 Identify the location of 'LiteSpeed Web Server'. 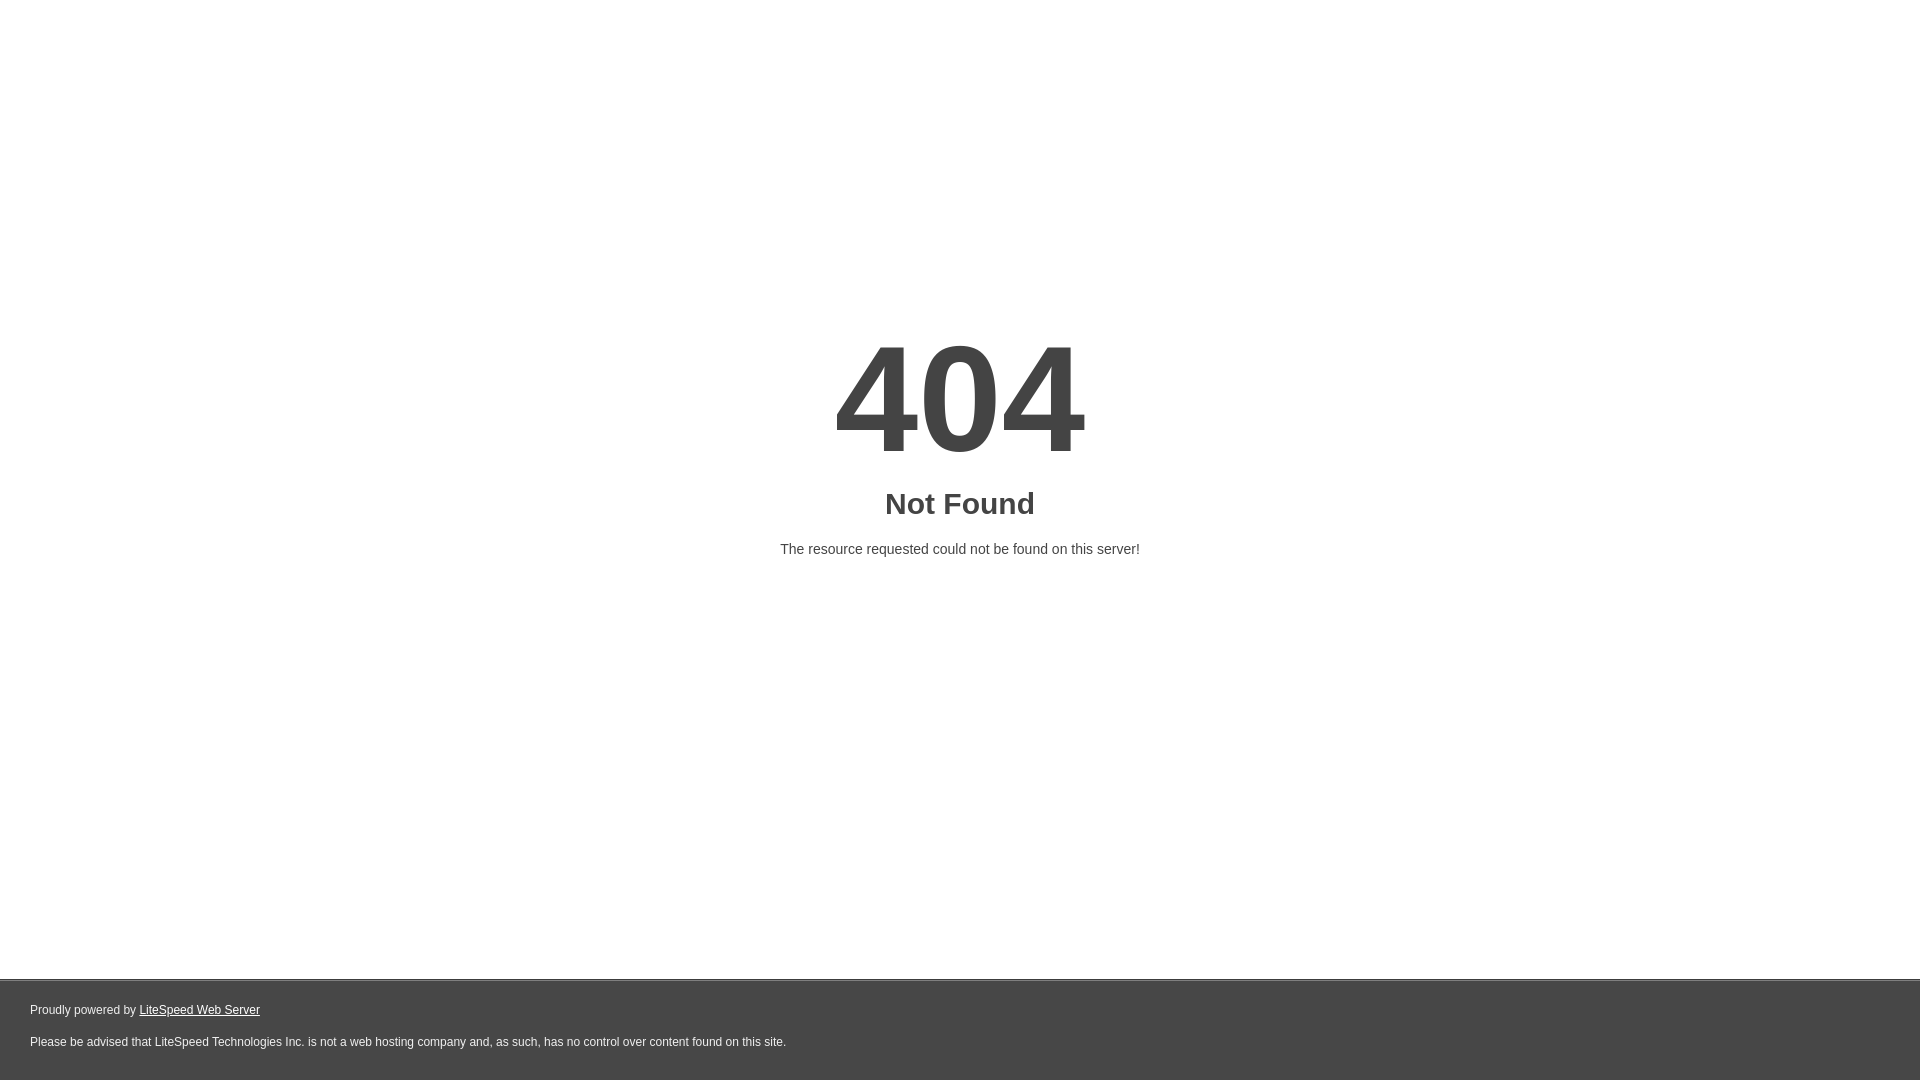
(199, 1010).